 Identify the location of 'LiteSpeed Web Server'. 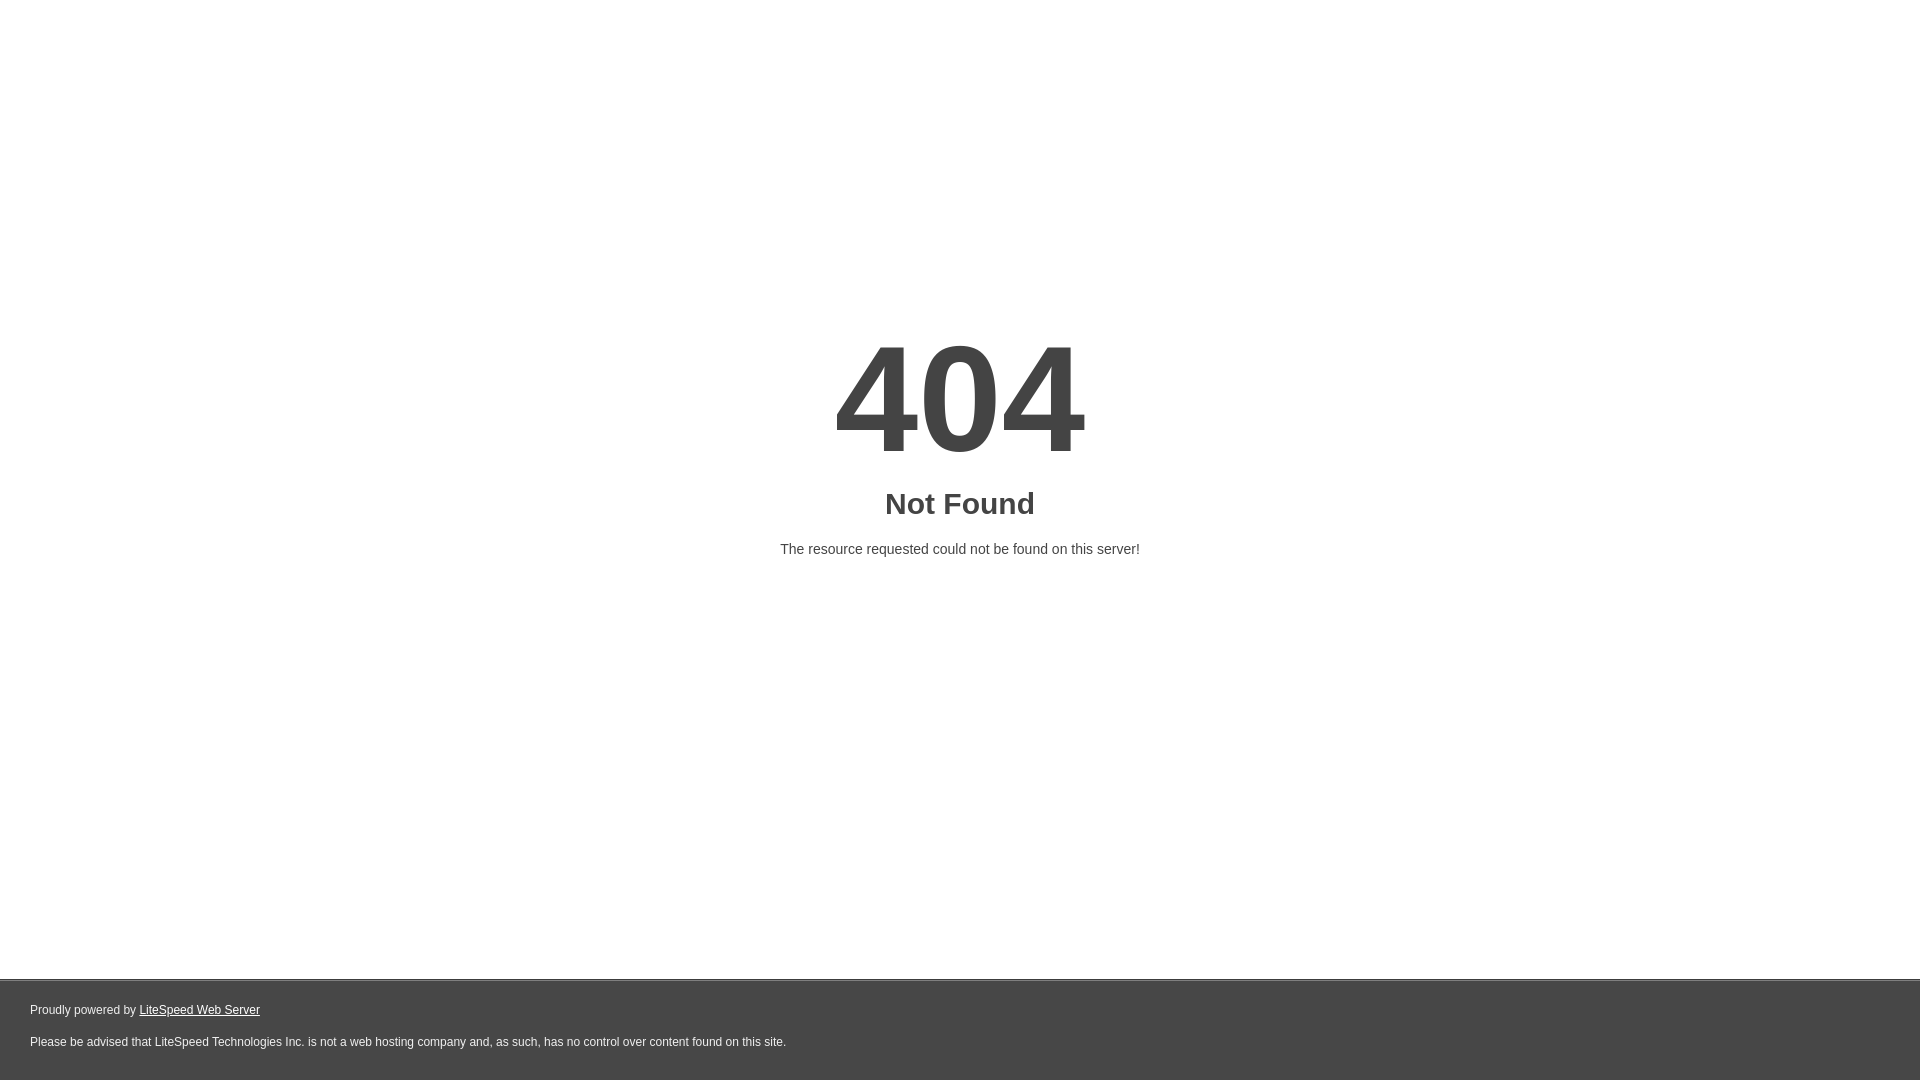
(199, 1010).